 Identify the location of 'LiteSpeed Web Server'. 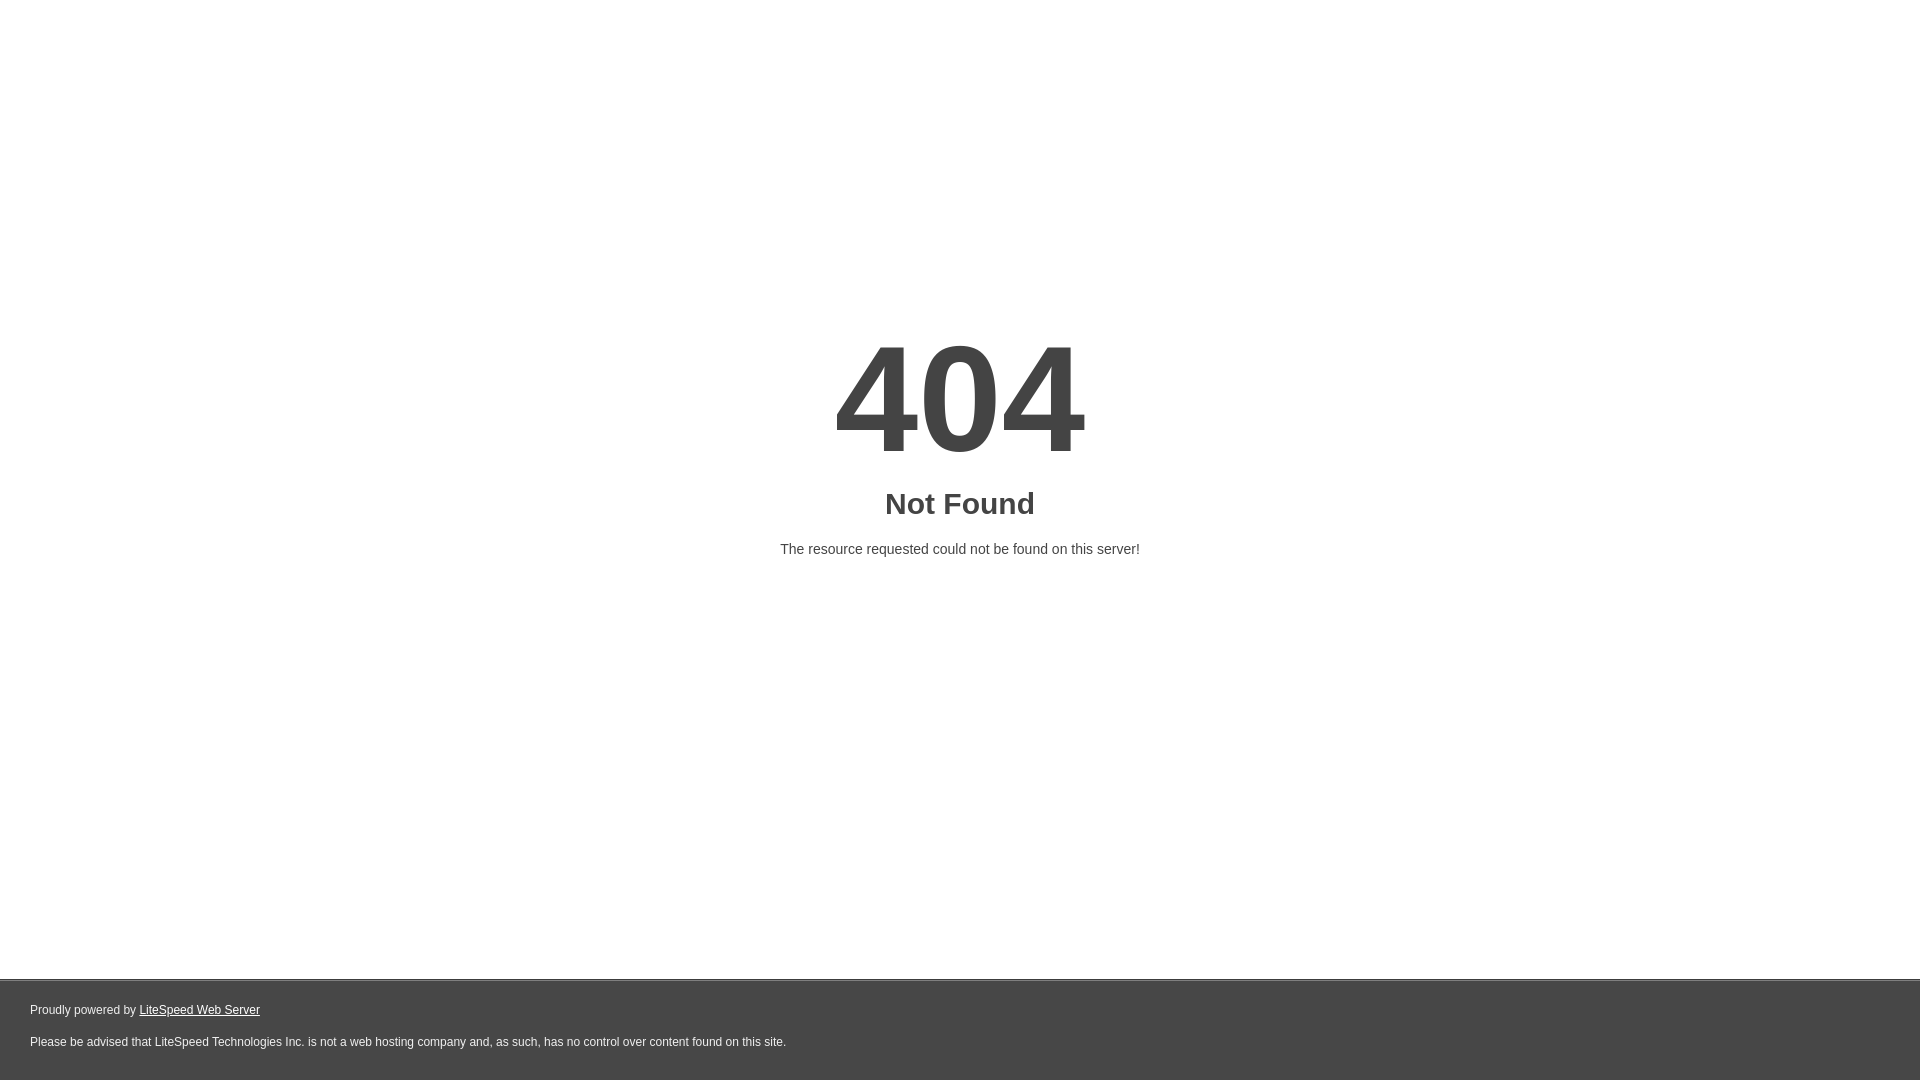
(199, 1010).